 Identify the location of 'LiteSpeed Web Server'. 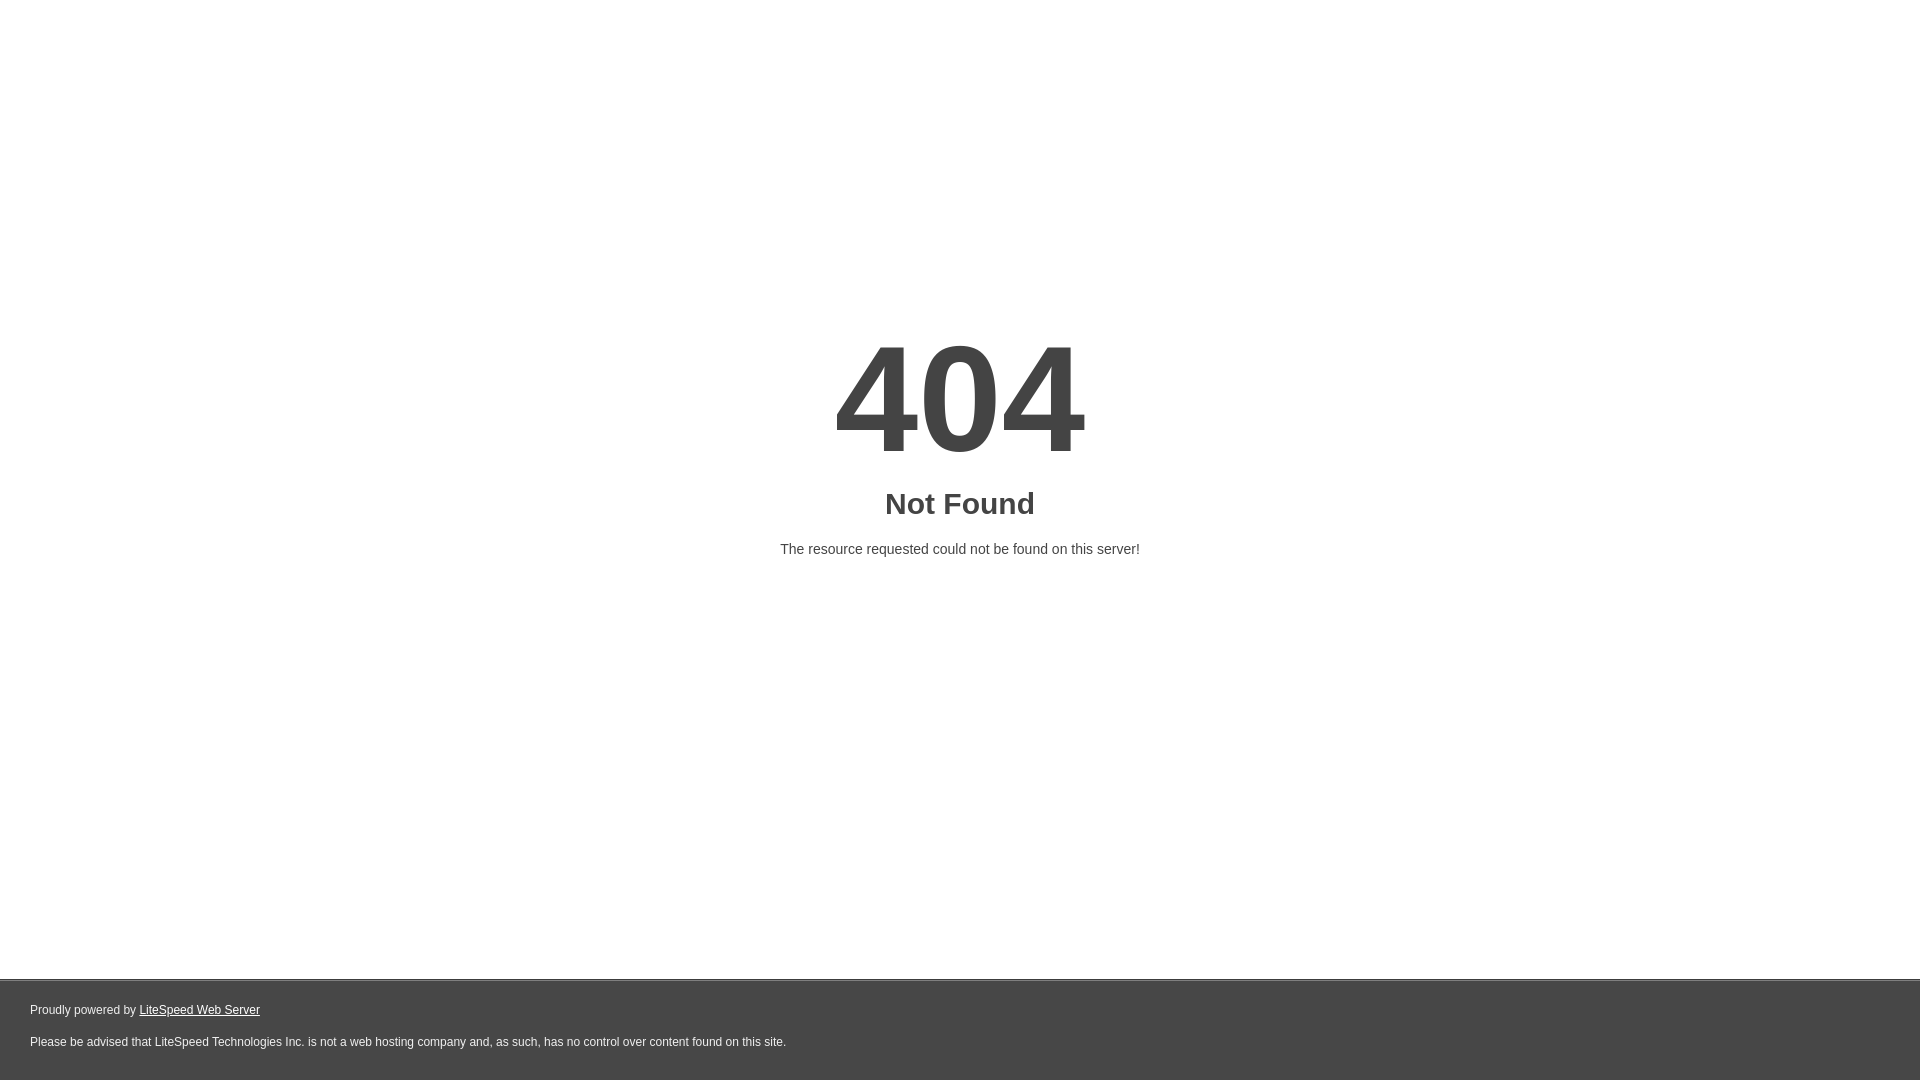
(199, 1010).